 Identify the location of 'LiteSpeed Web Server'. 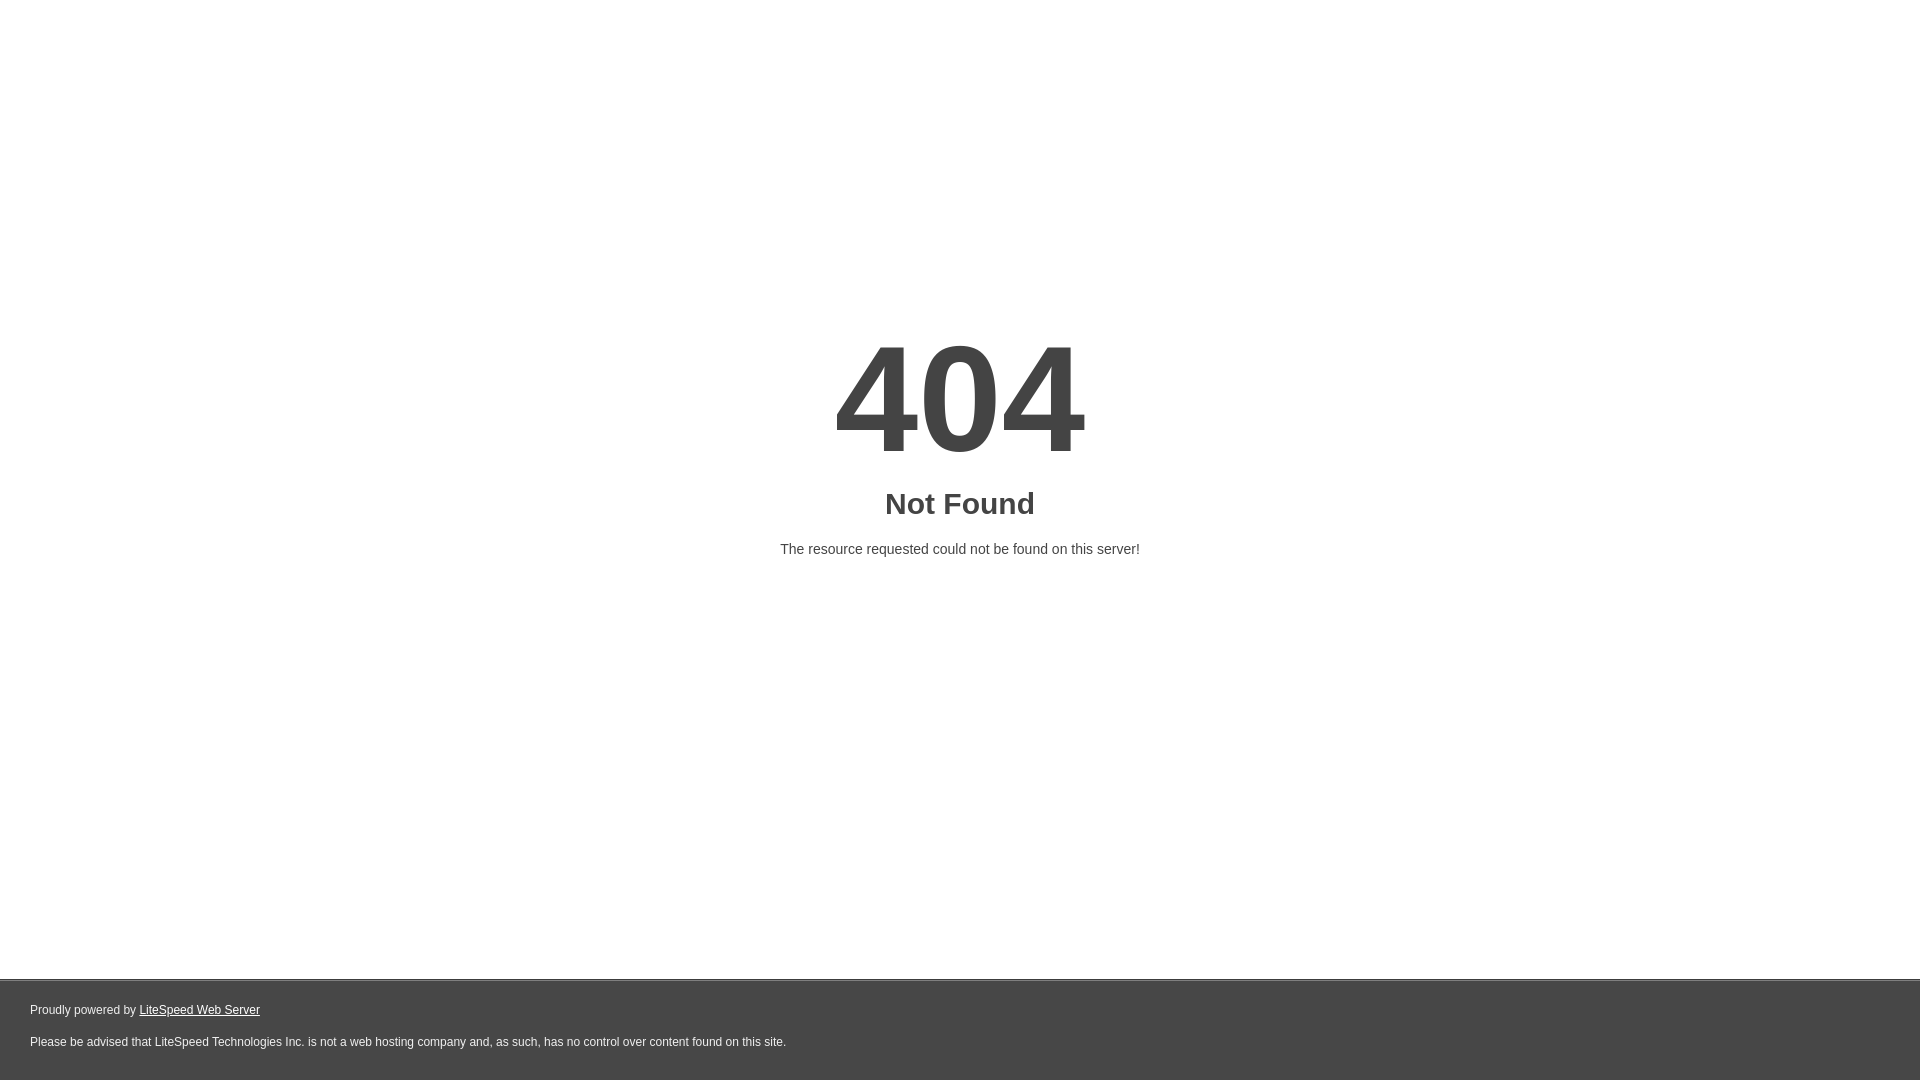
(199, 1010).